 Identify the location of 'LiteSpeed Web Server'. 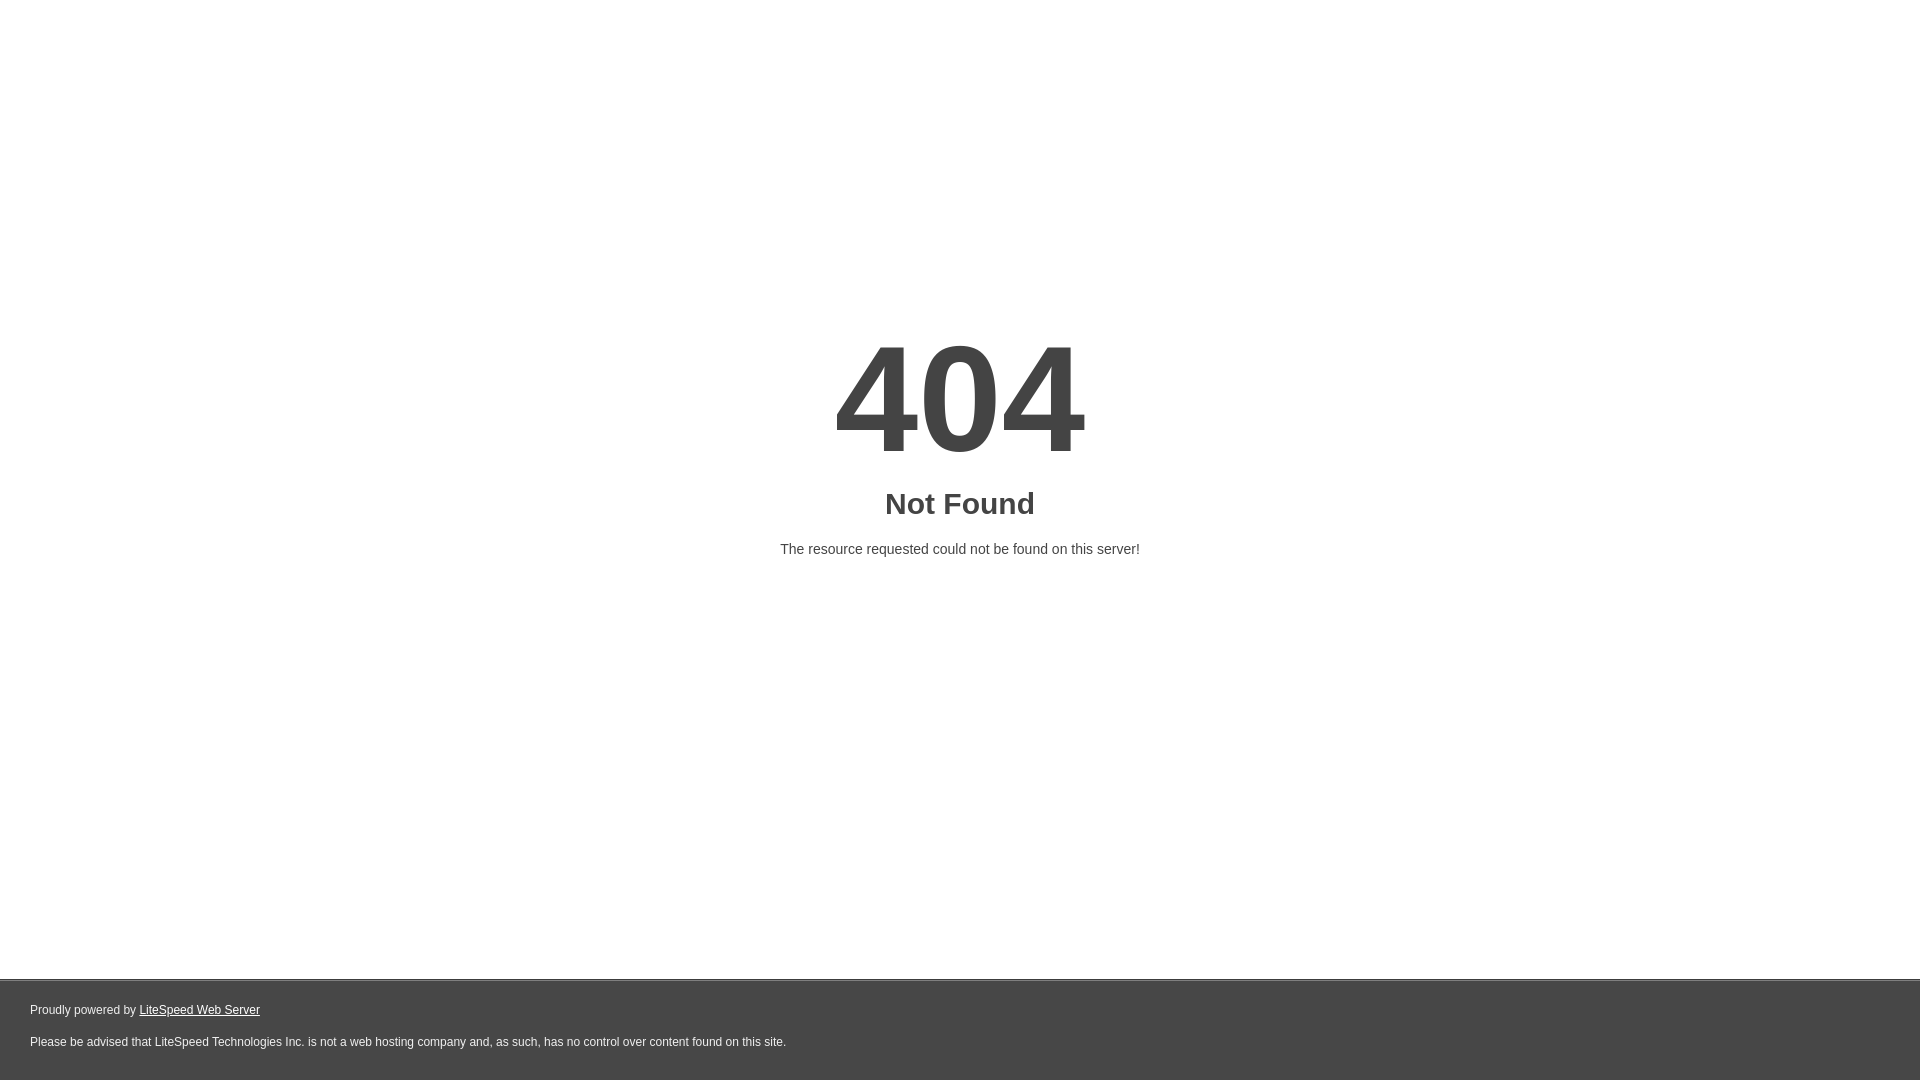
(199, 1010).